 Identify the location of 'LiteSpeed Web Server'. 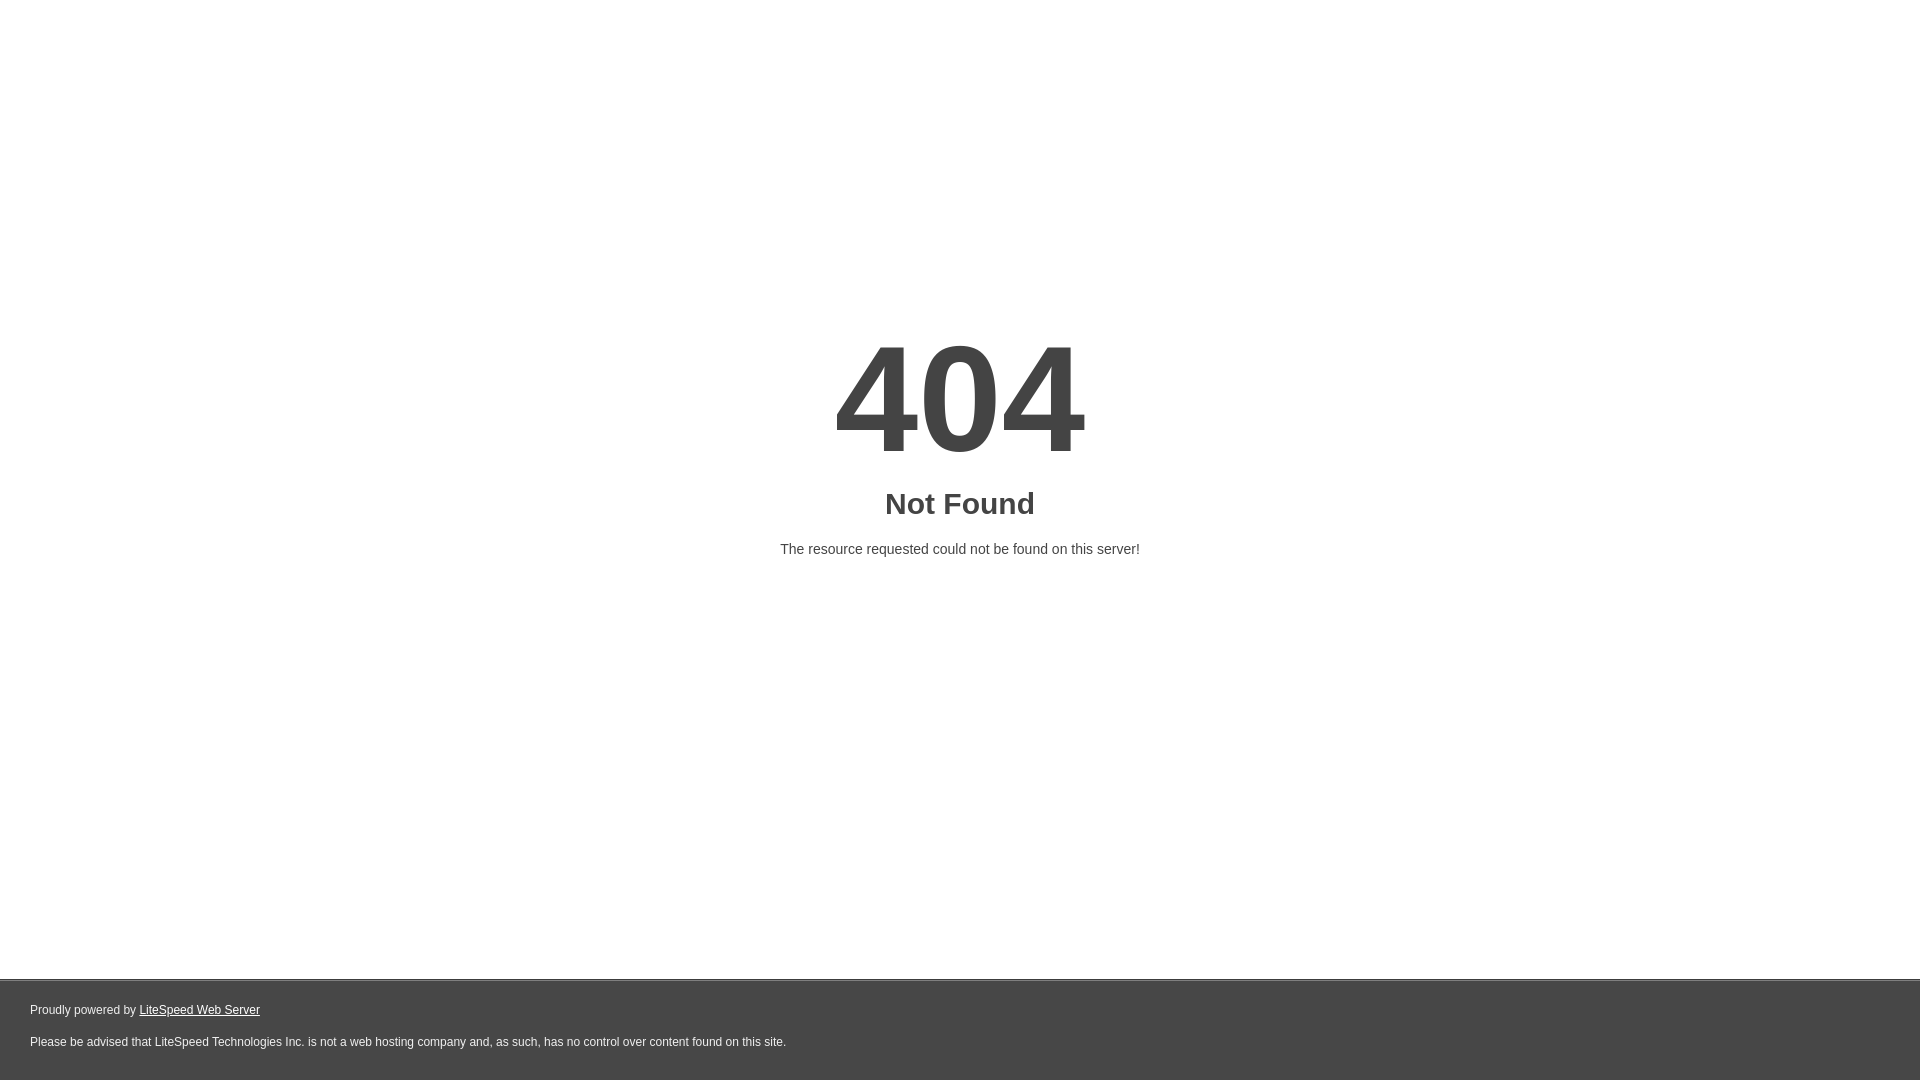
(199, 1010).